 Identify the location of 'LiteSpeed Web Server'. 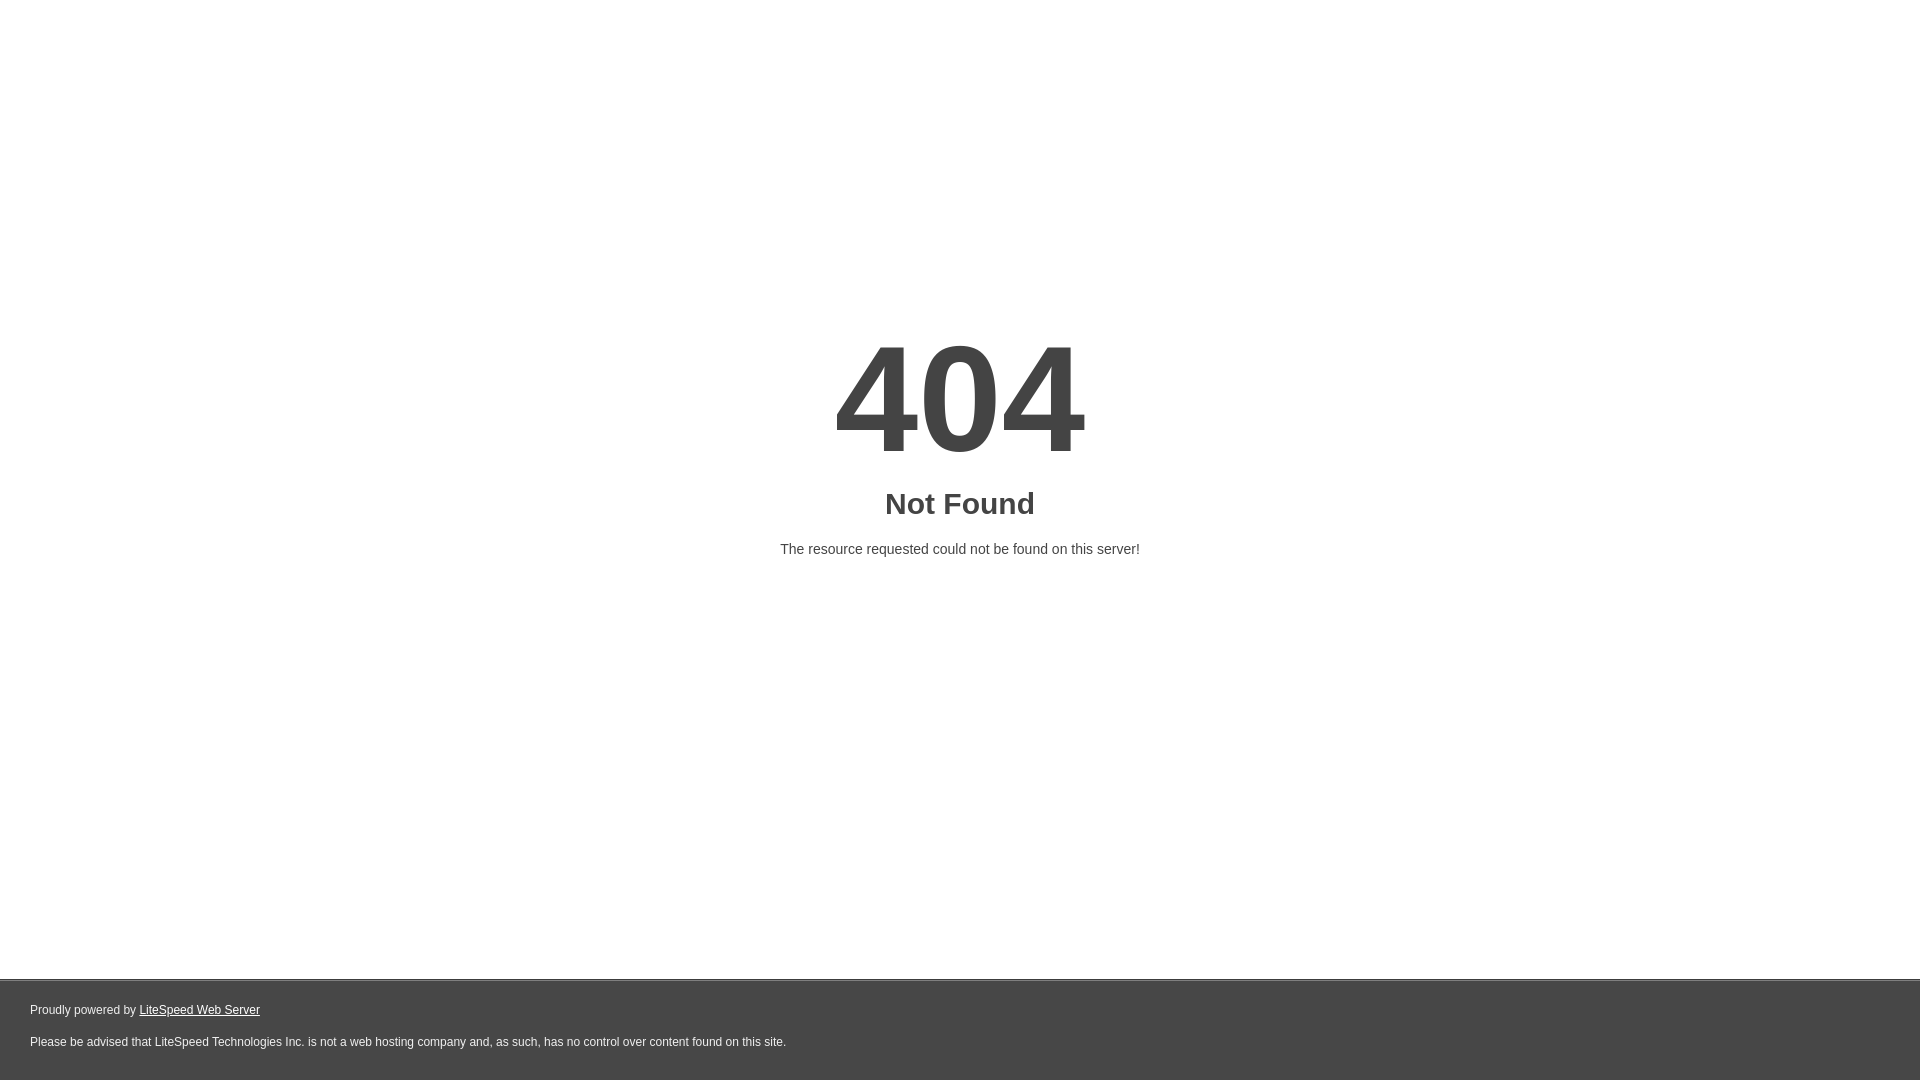
(199, 1010).